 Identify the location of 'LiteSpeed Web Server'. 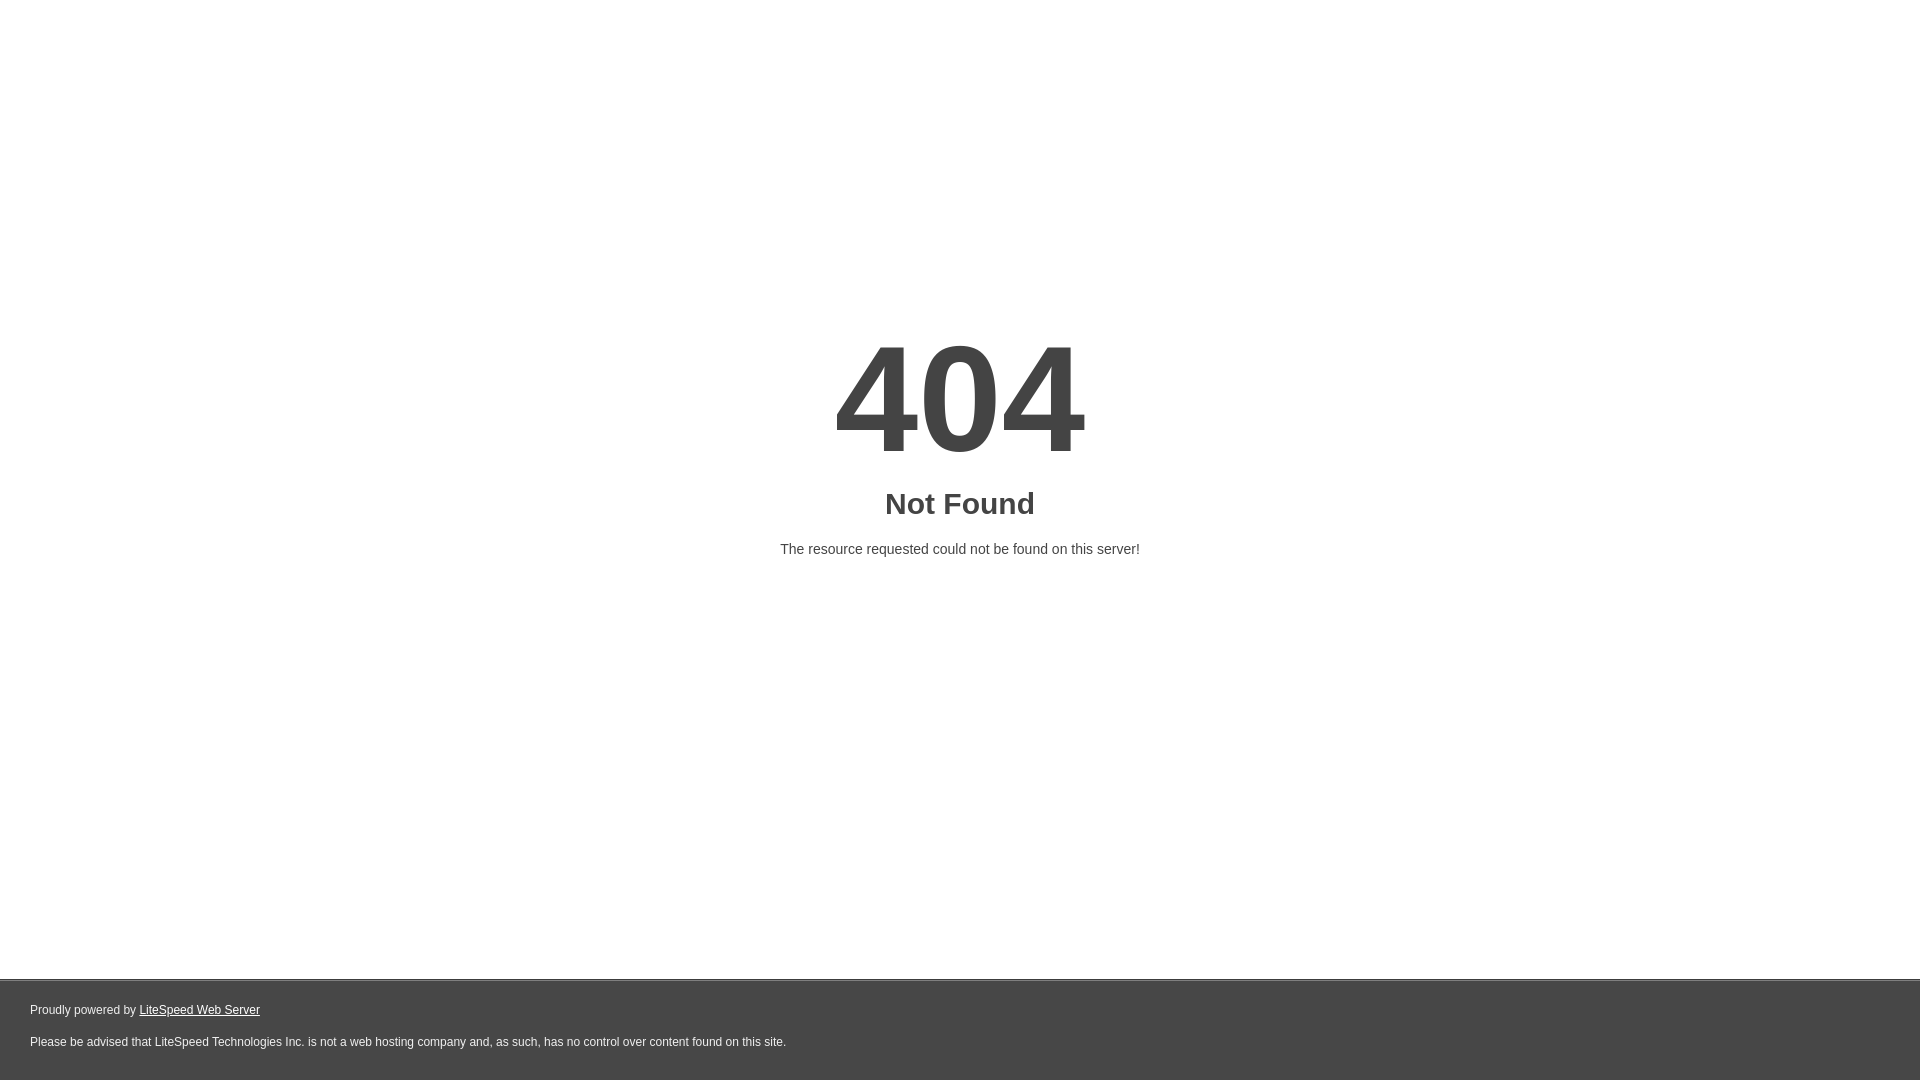
(199, 1010).